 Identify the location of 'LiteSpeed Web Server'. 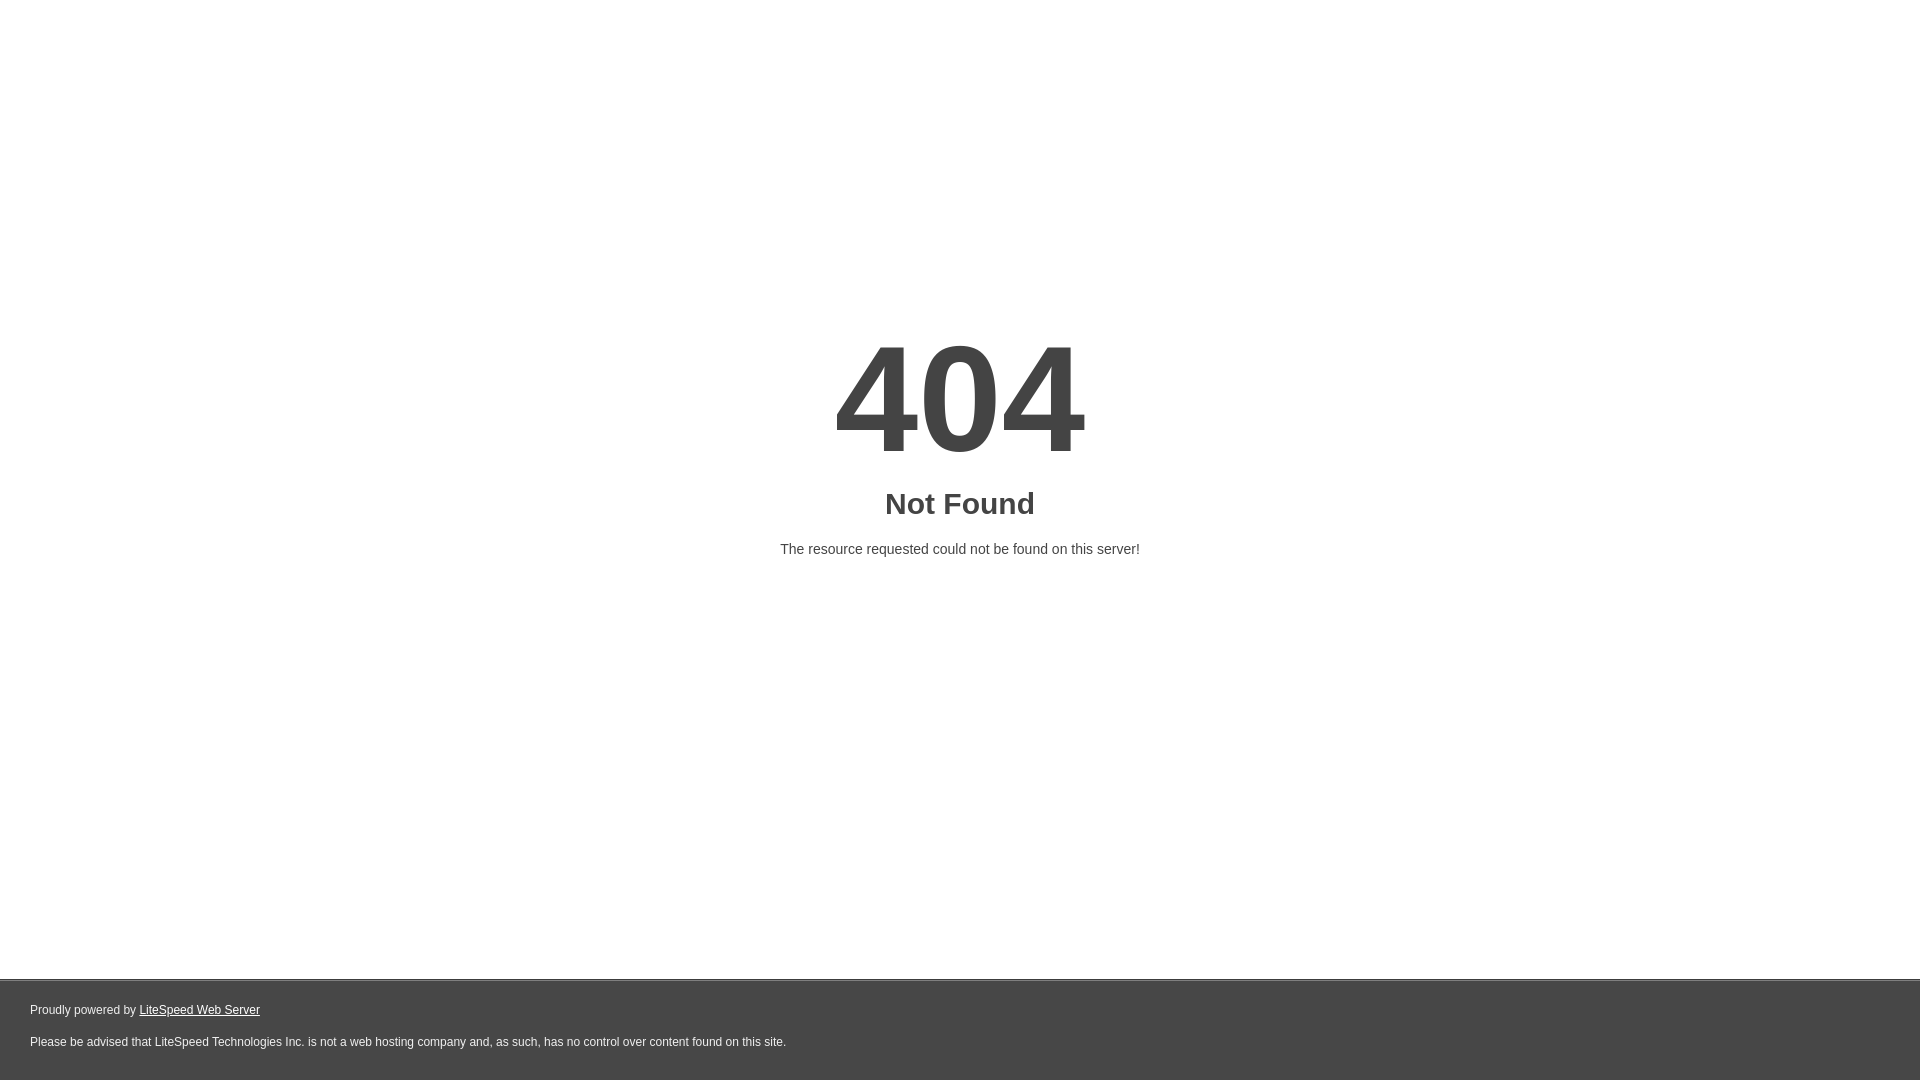
(199, 1010).